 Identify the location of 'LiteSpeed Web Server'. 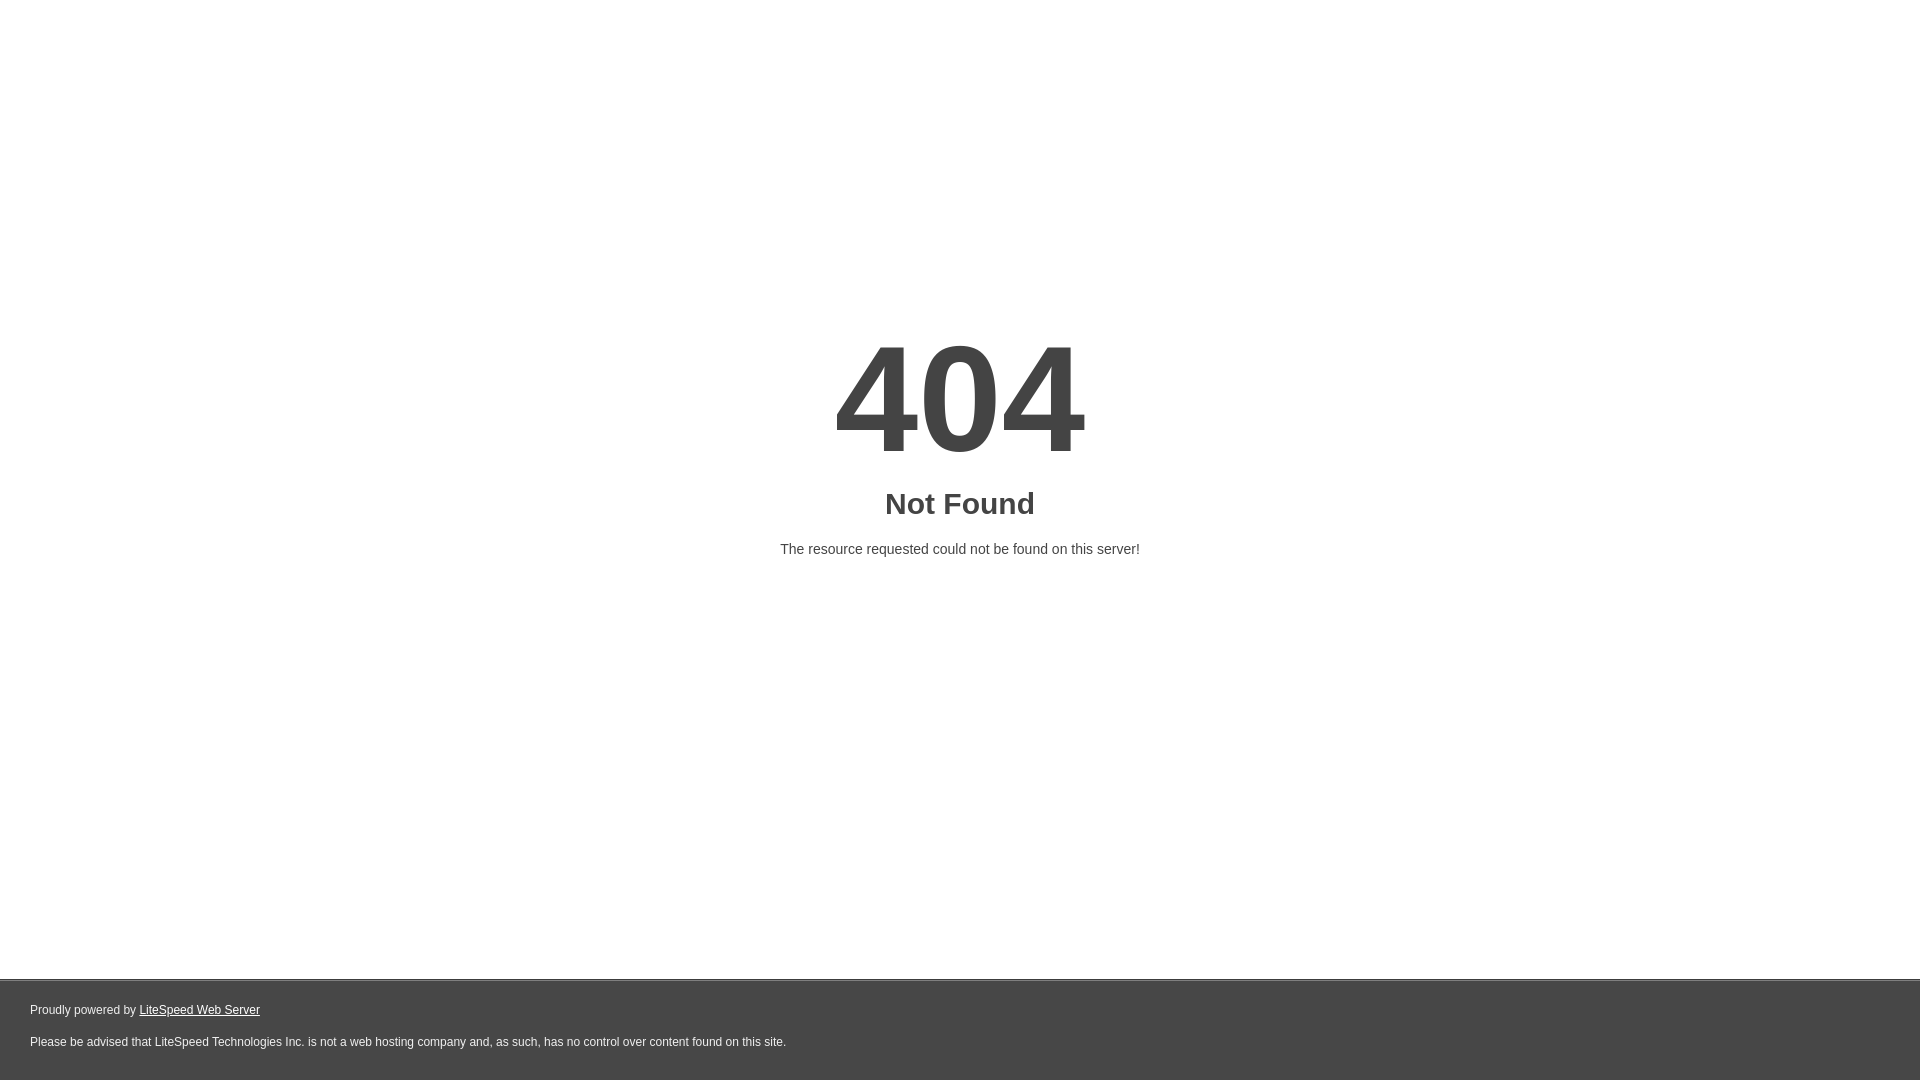
(199, 1010).